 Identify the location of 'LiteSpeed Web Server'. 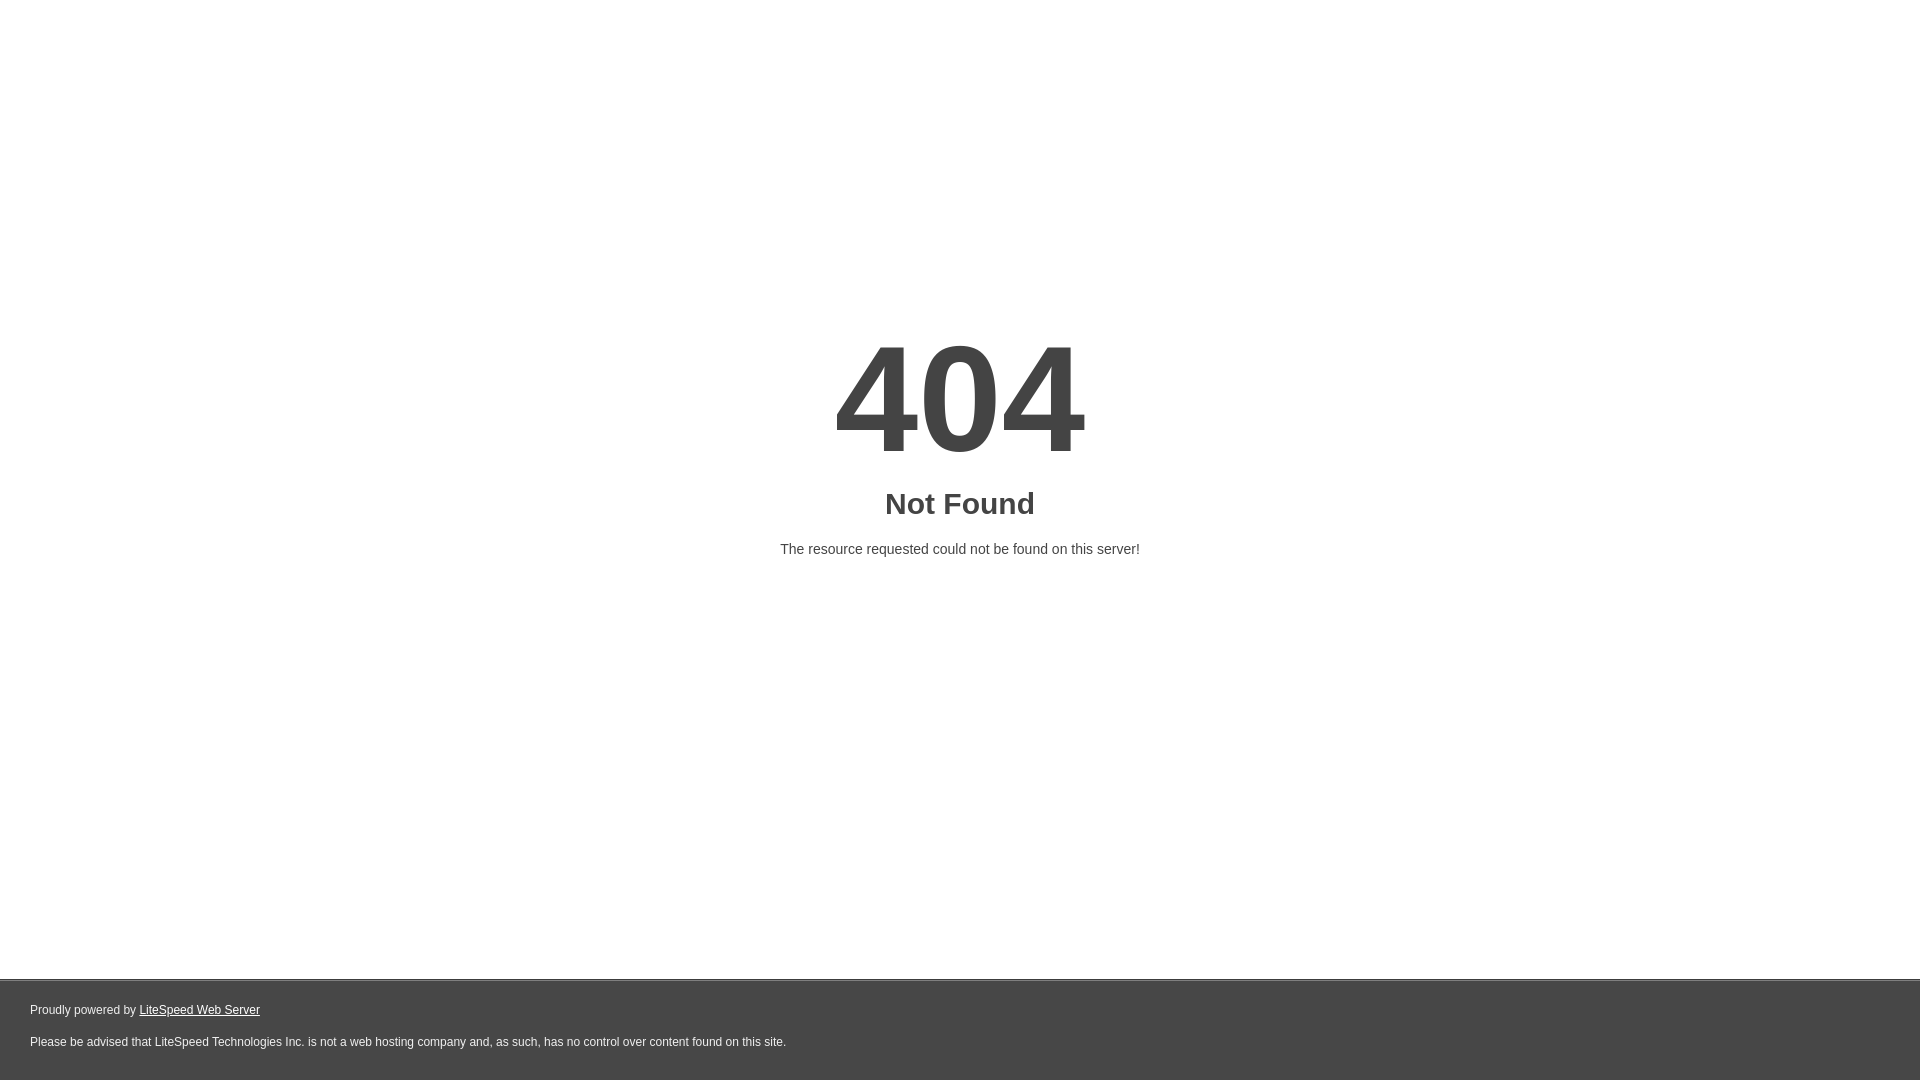
(199, 1010).